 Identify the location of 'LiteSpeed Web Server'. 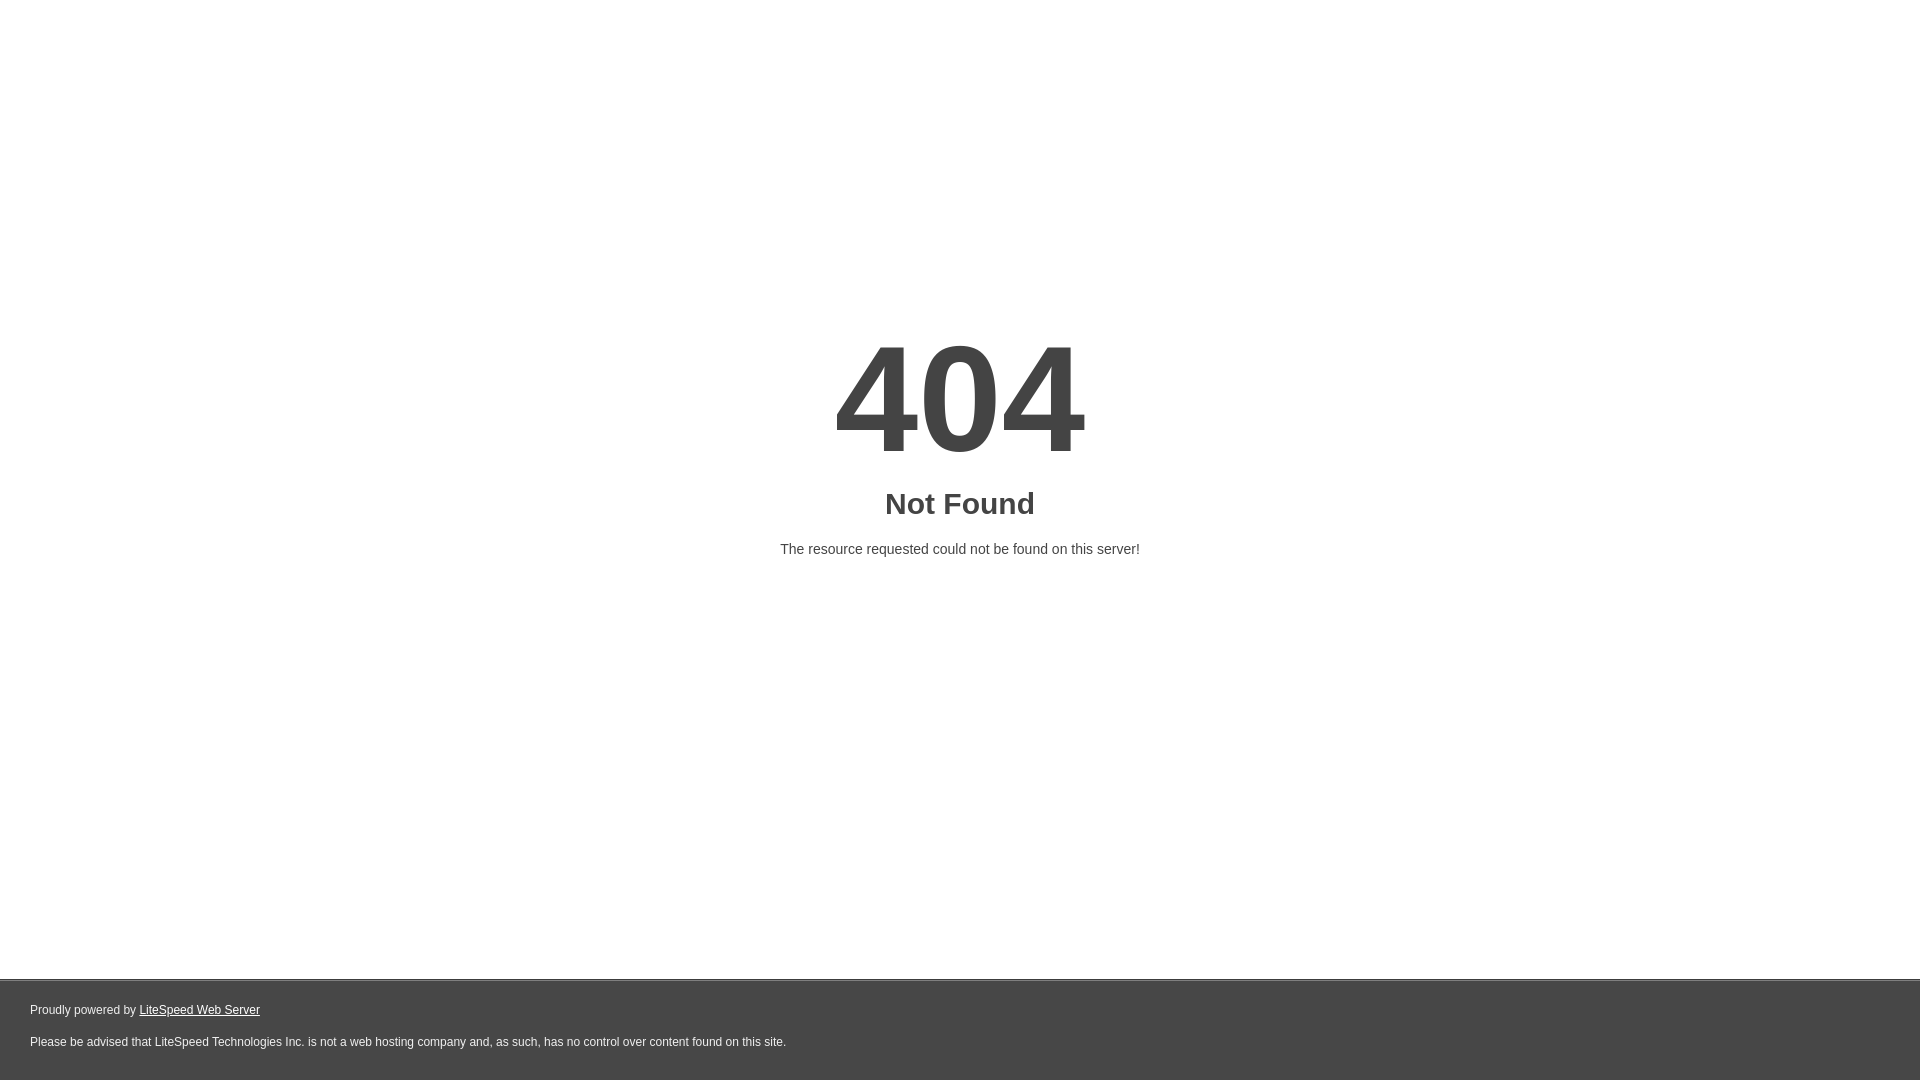
(199, 1010).